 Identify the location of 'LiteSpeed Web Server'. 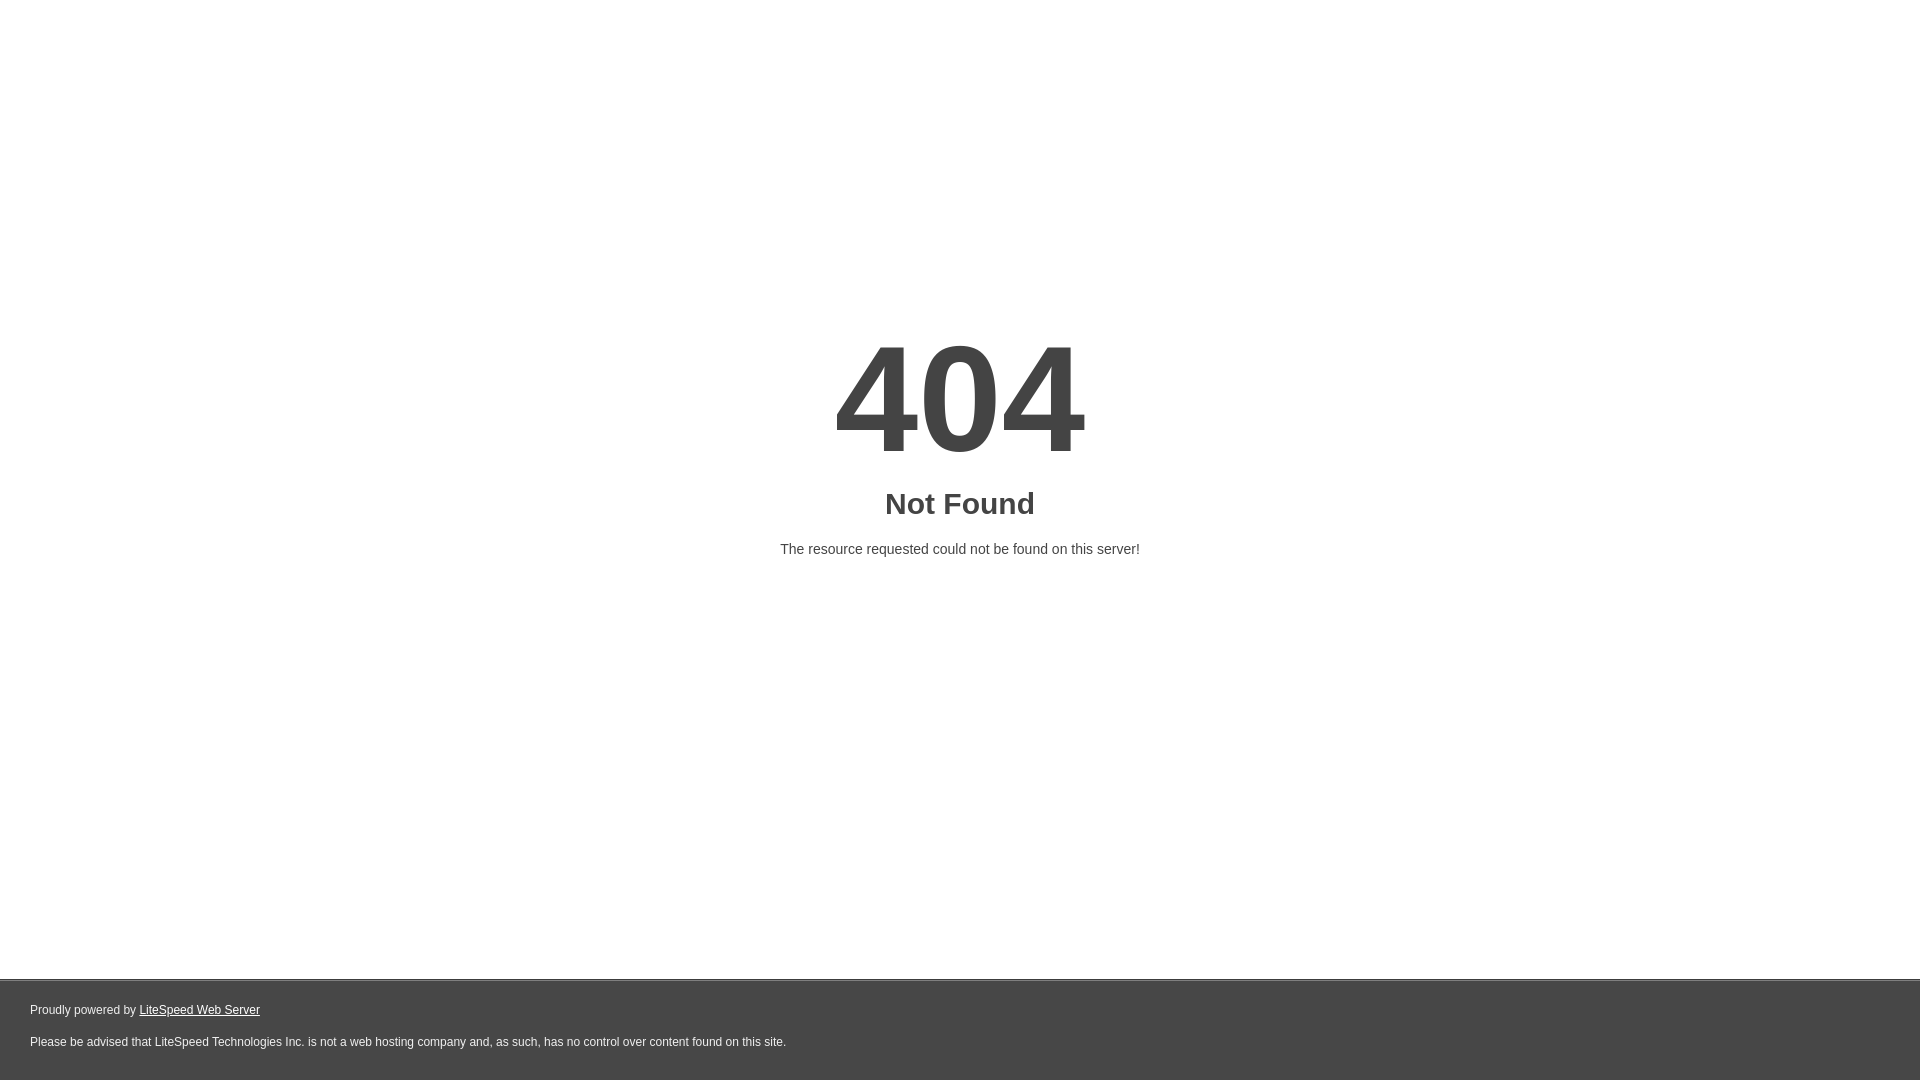
(199, 1010).